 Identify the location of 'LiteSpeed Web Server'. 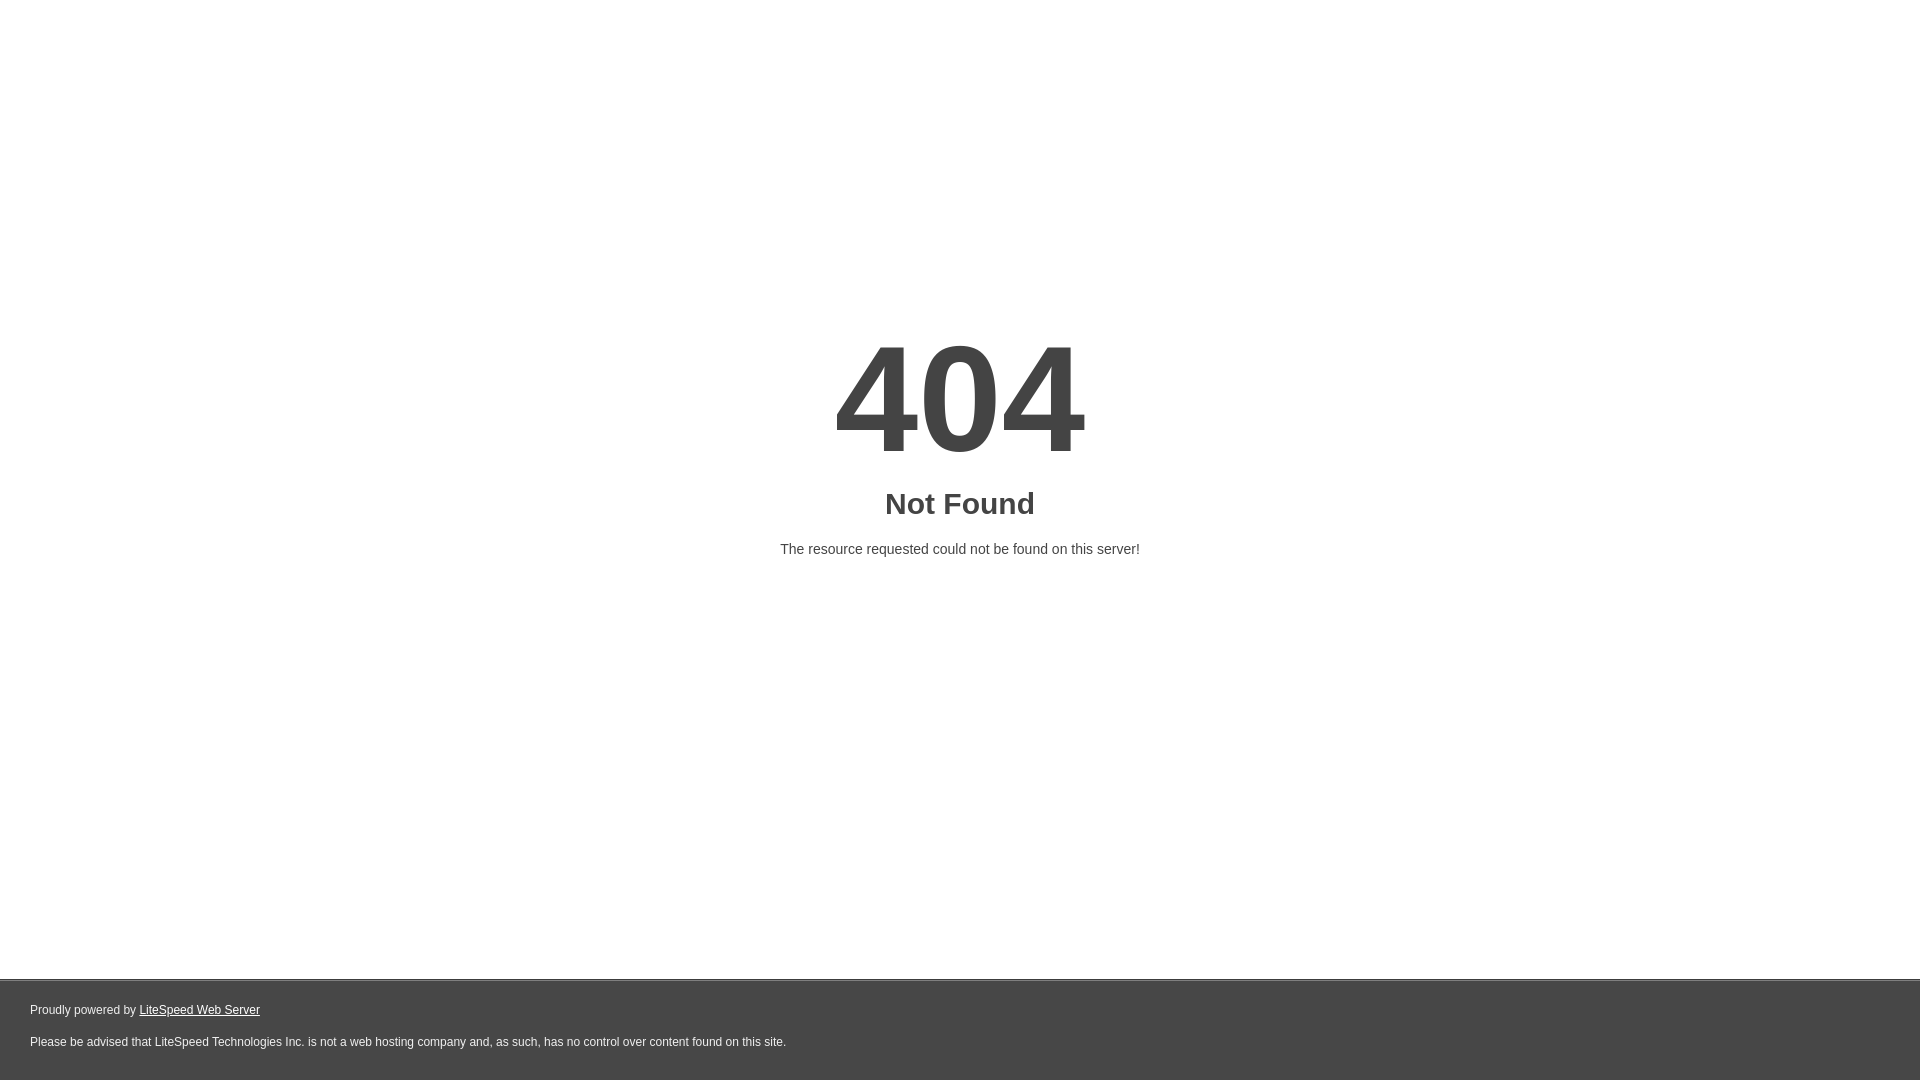
(199, 1010).